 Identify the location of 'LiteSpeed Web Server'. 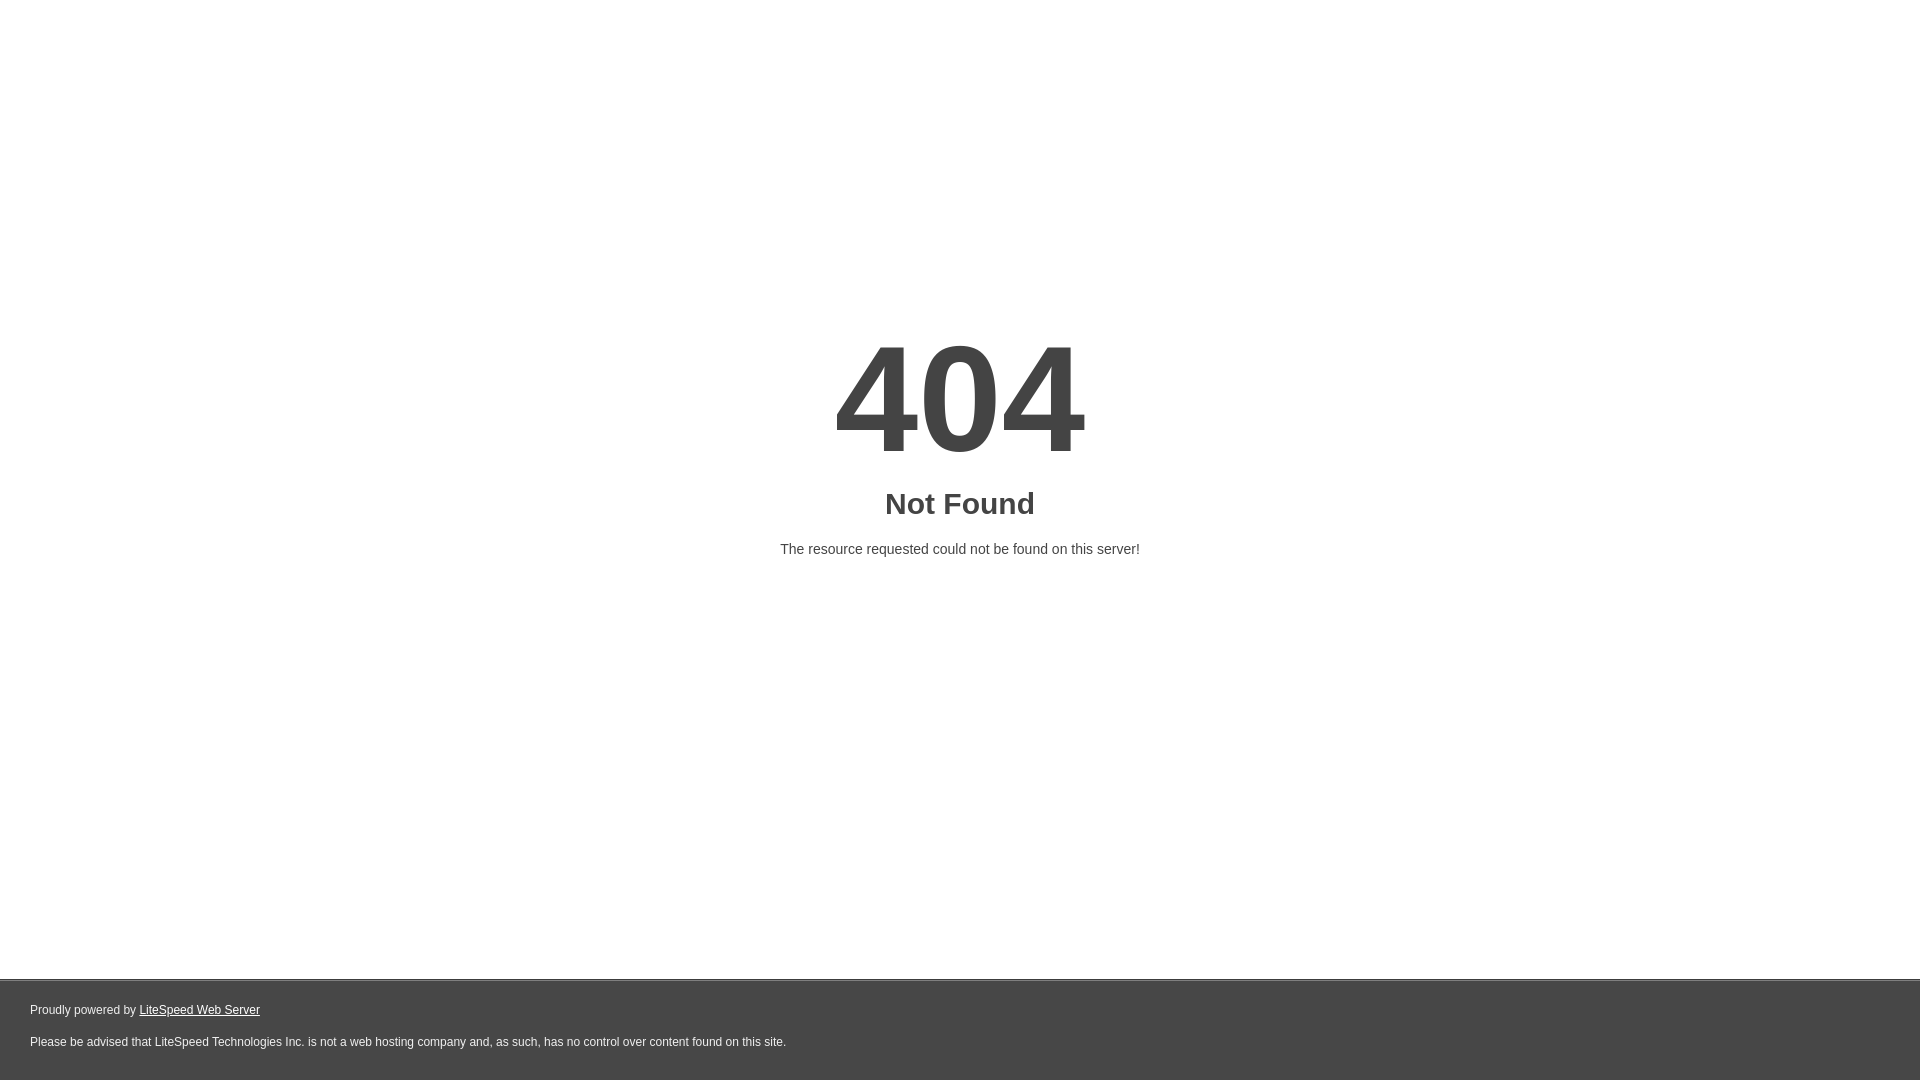
(199, 1010).